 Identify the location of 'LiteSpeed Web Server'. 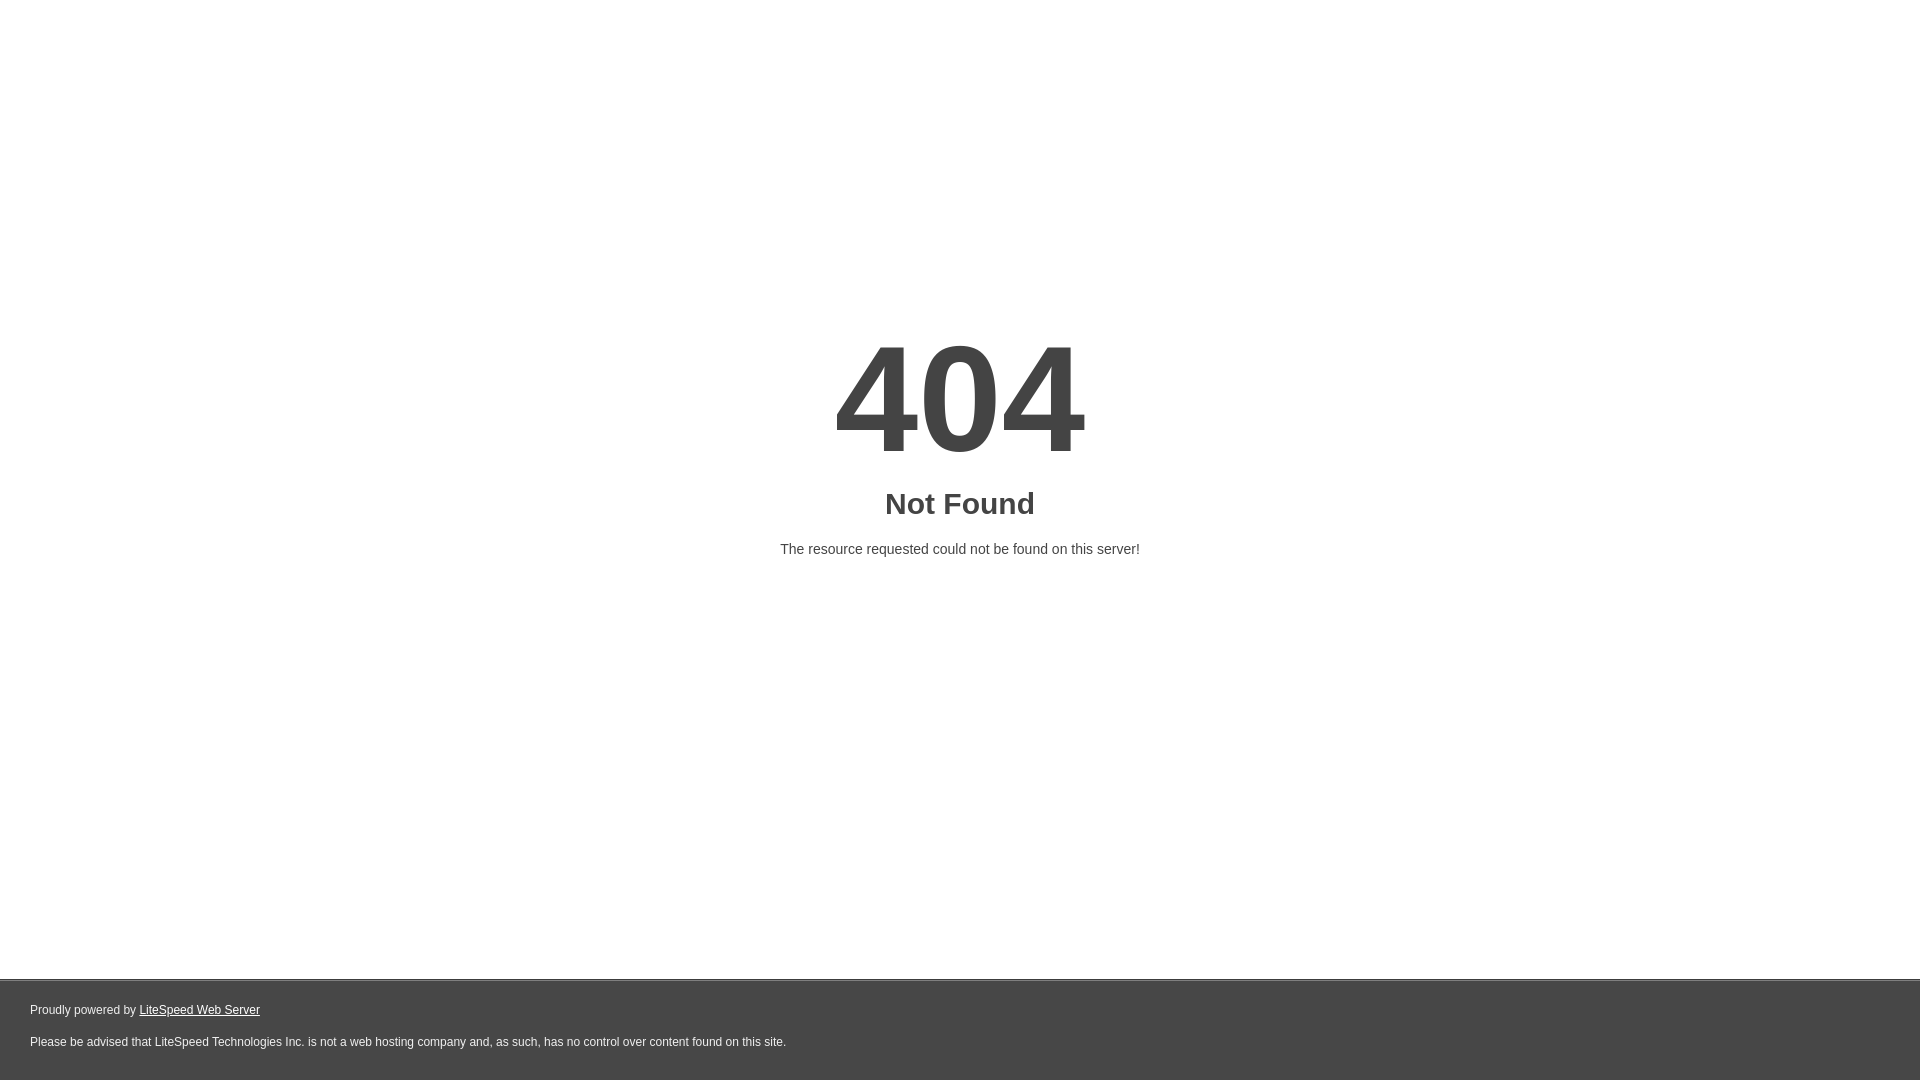
(199, 1010).